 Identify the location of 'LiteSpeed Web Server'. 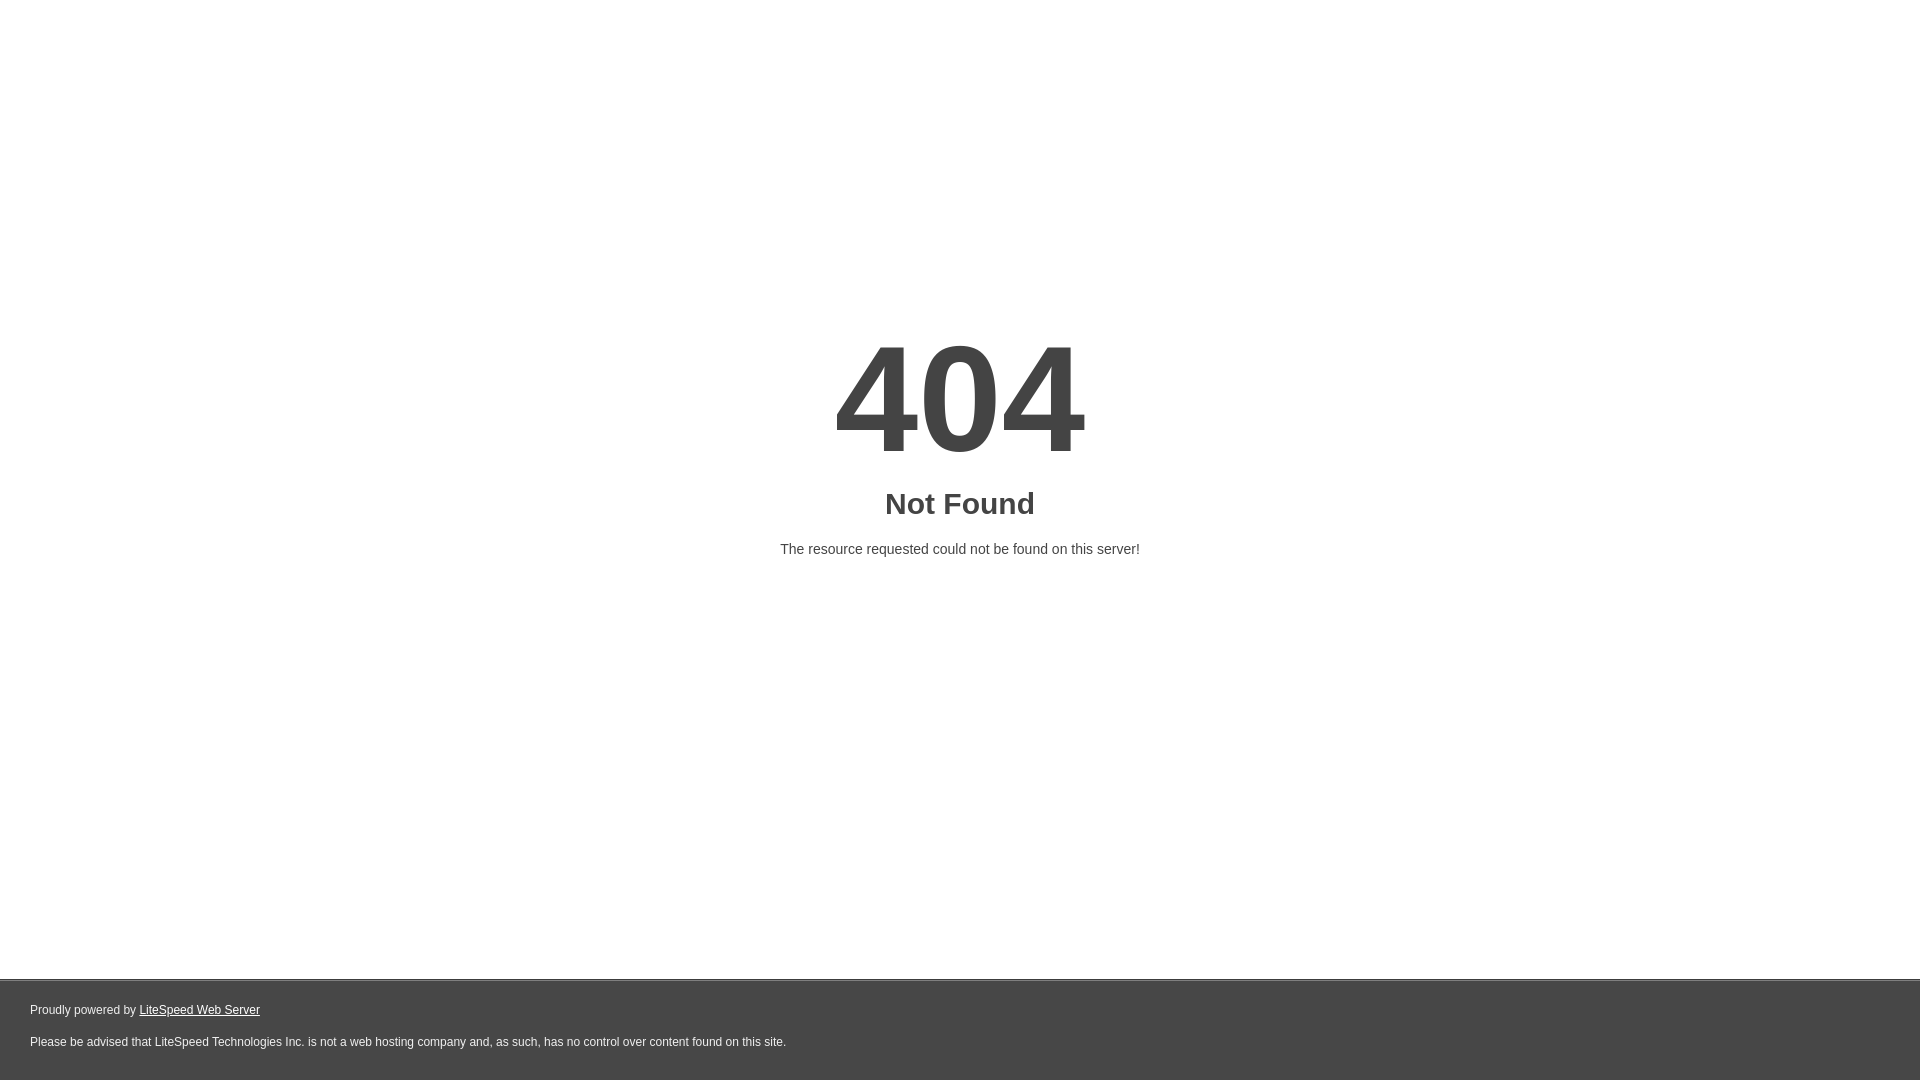
(199, 1010).